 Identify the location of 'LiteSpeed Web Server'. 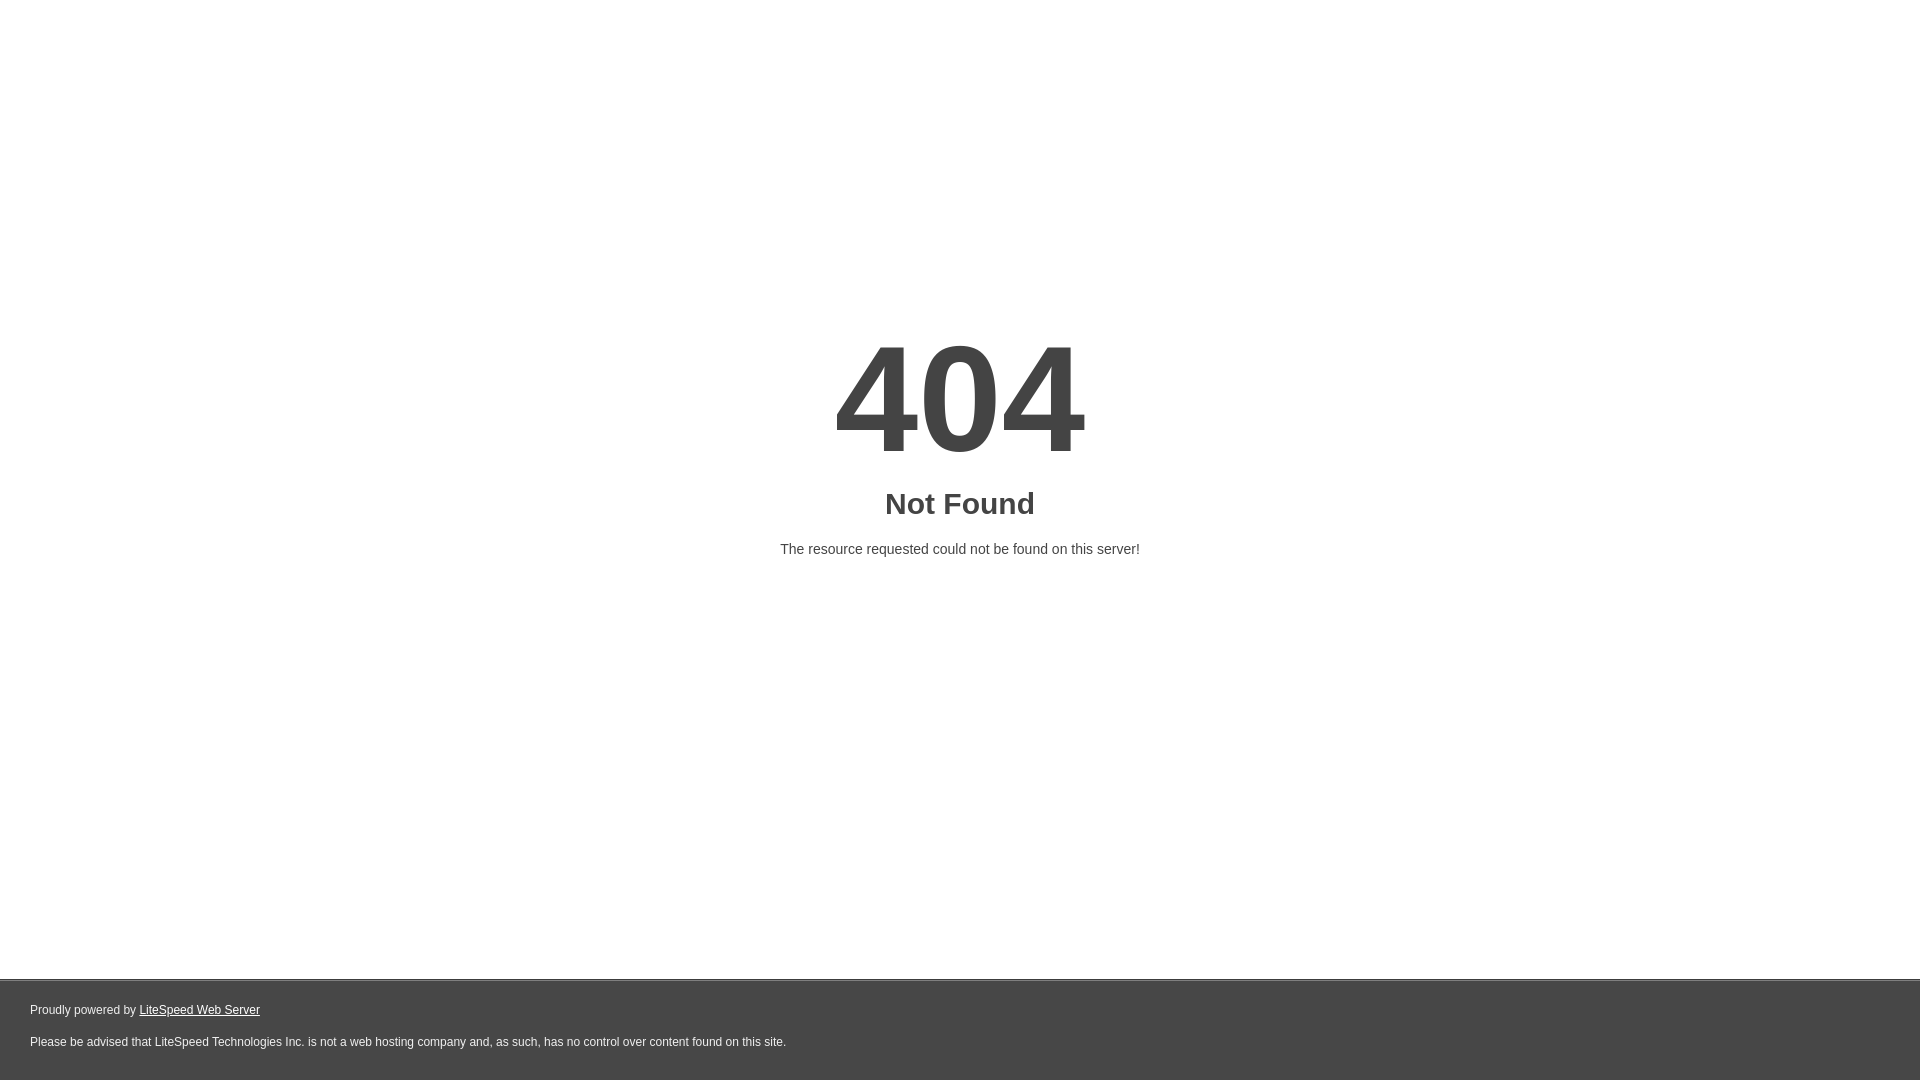
(199, 1010).